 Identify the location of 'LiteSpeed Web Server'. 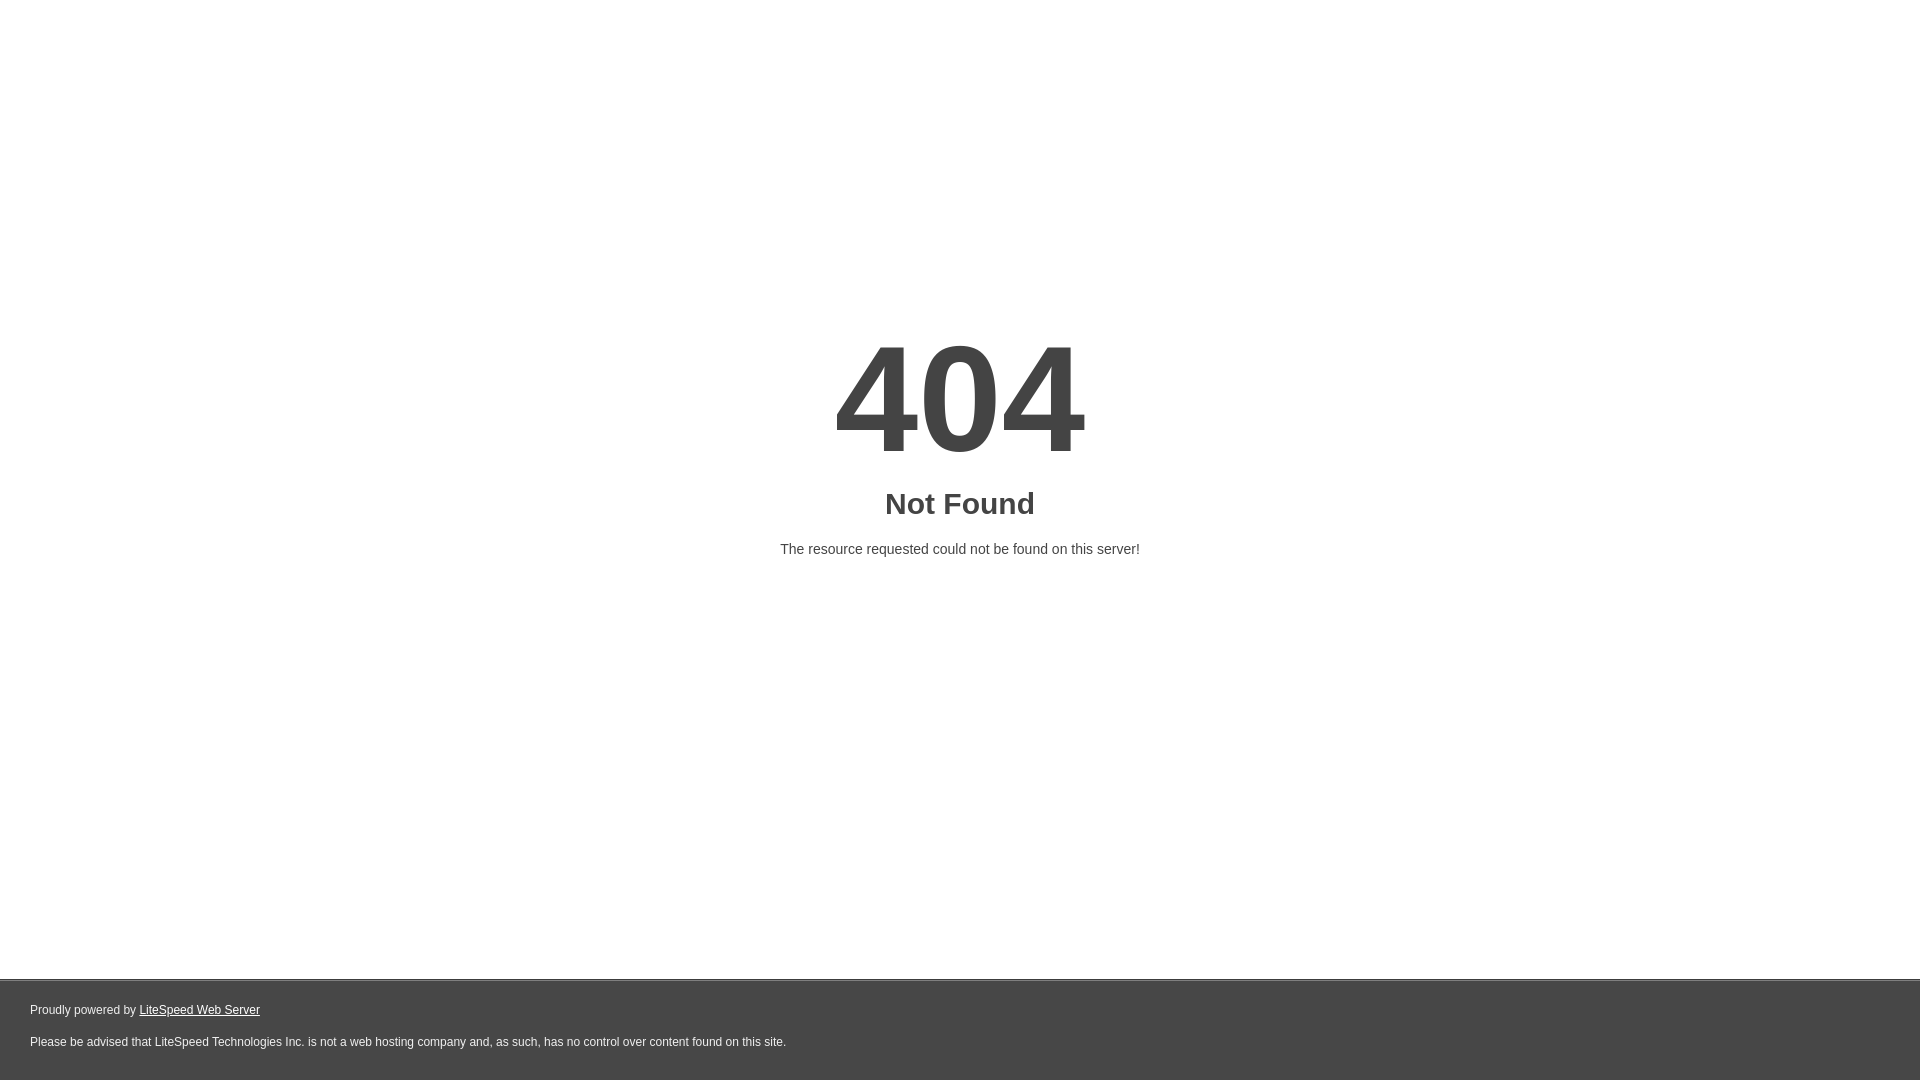
(199, 1010).